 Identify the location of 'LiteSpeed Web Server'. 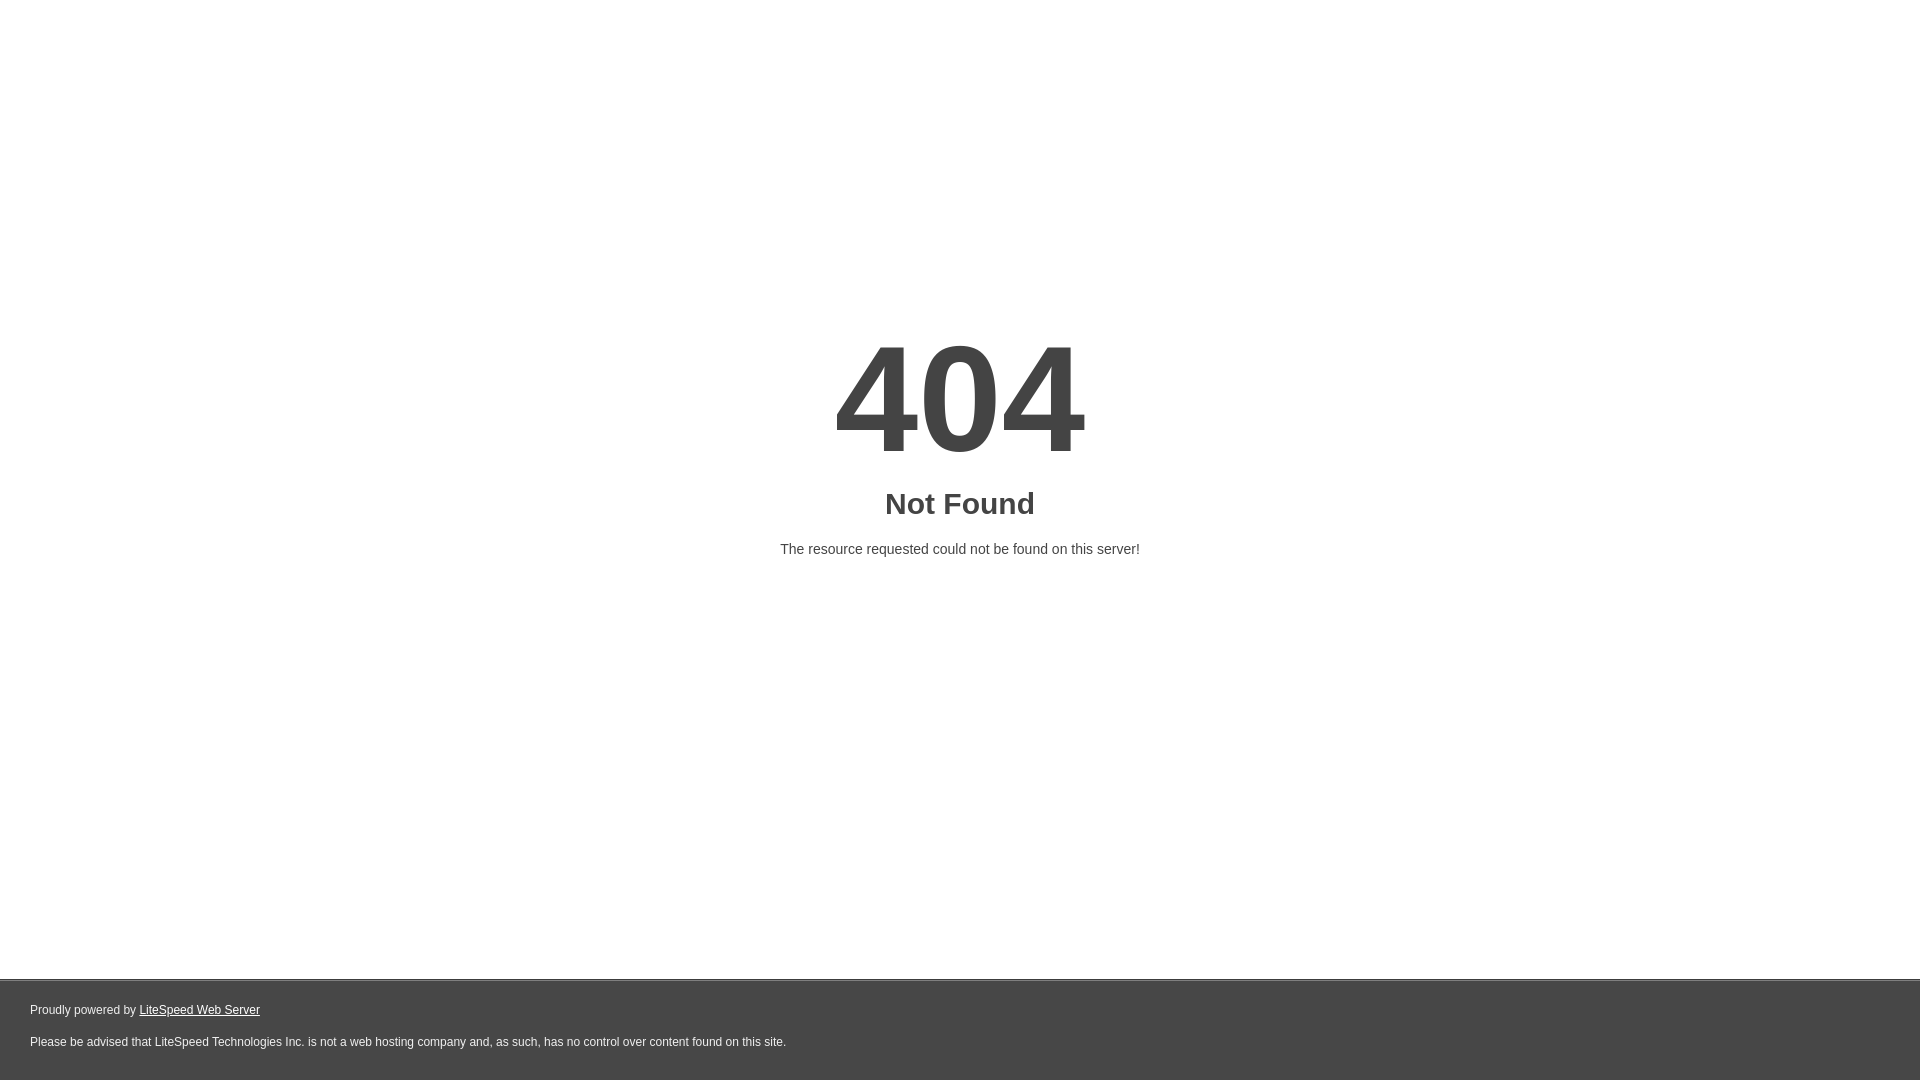
(199, 1010).